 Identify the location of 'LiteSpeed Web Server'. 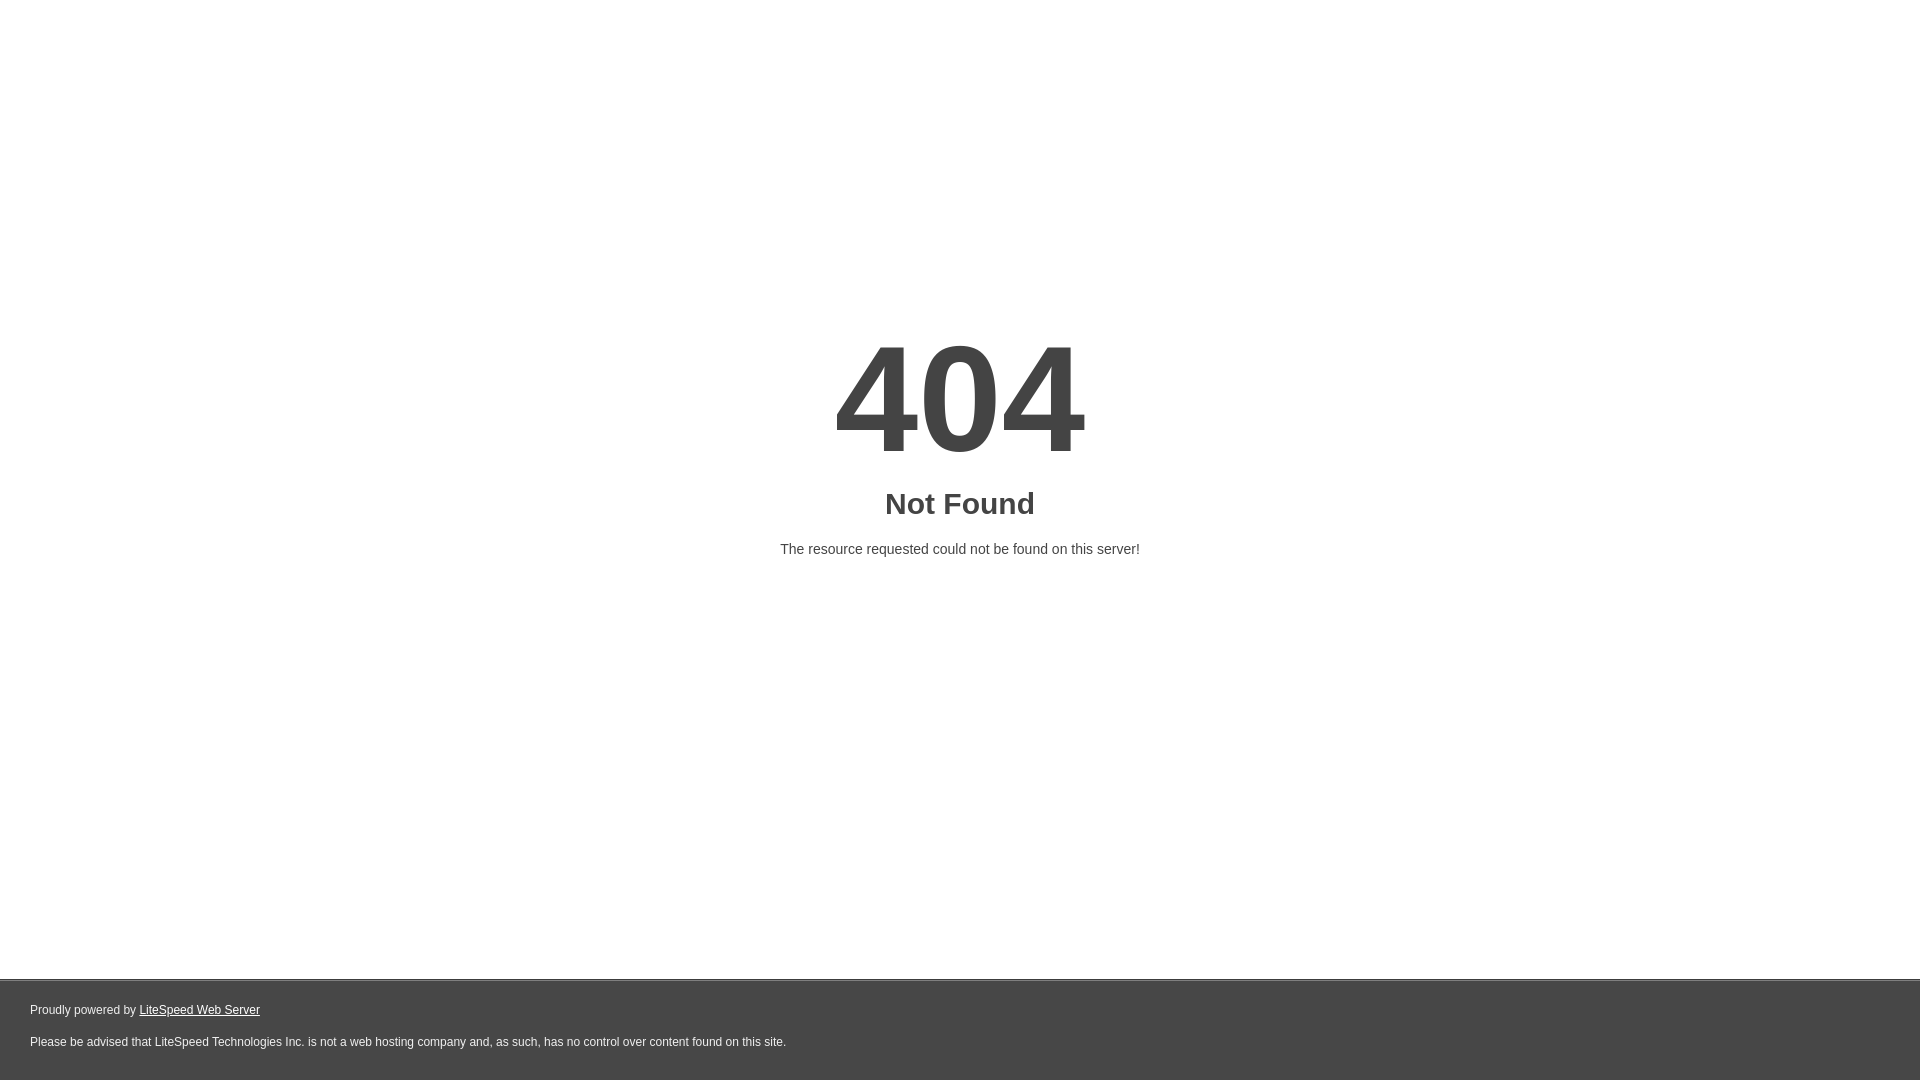
(199, 1010).